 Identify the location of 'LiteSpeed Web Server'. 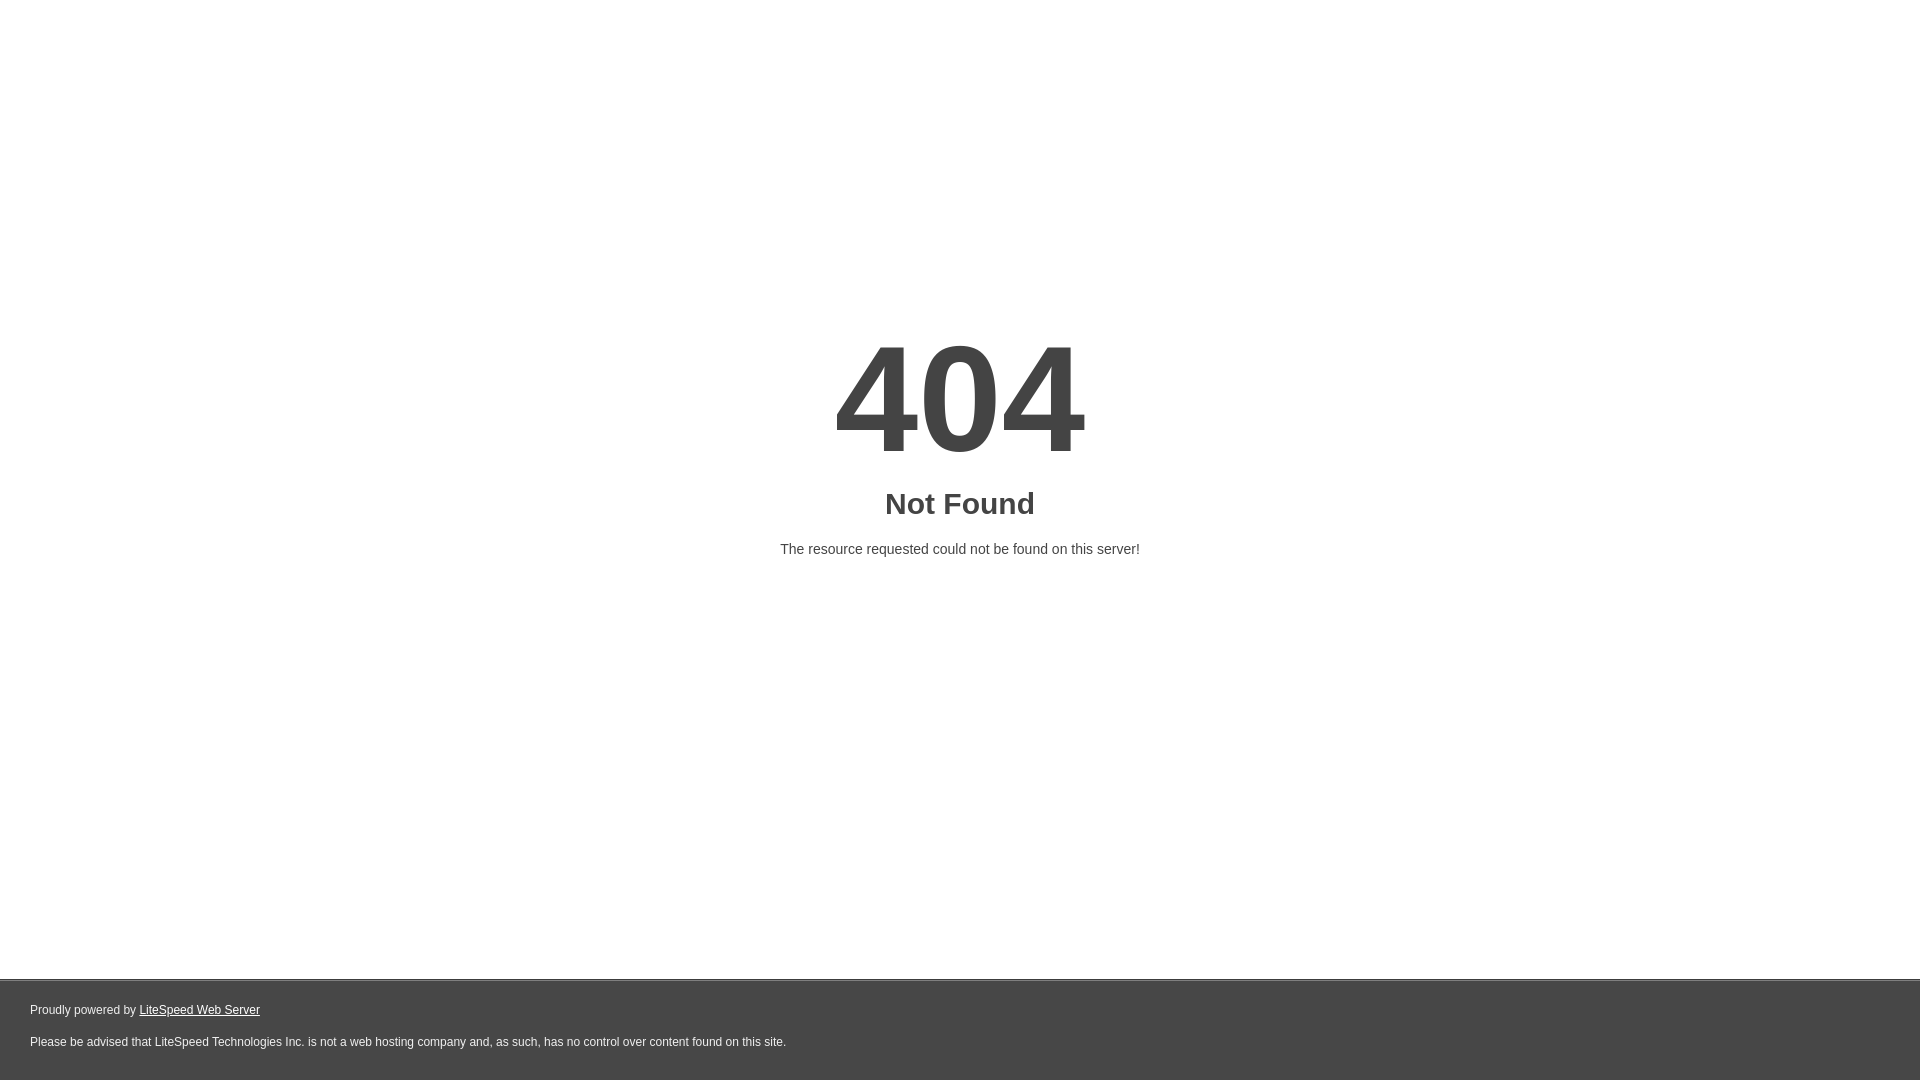
(199, 1010).